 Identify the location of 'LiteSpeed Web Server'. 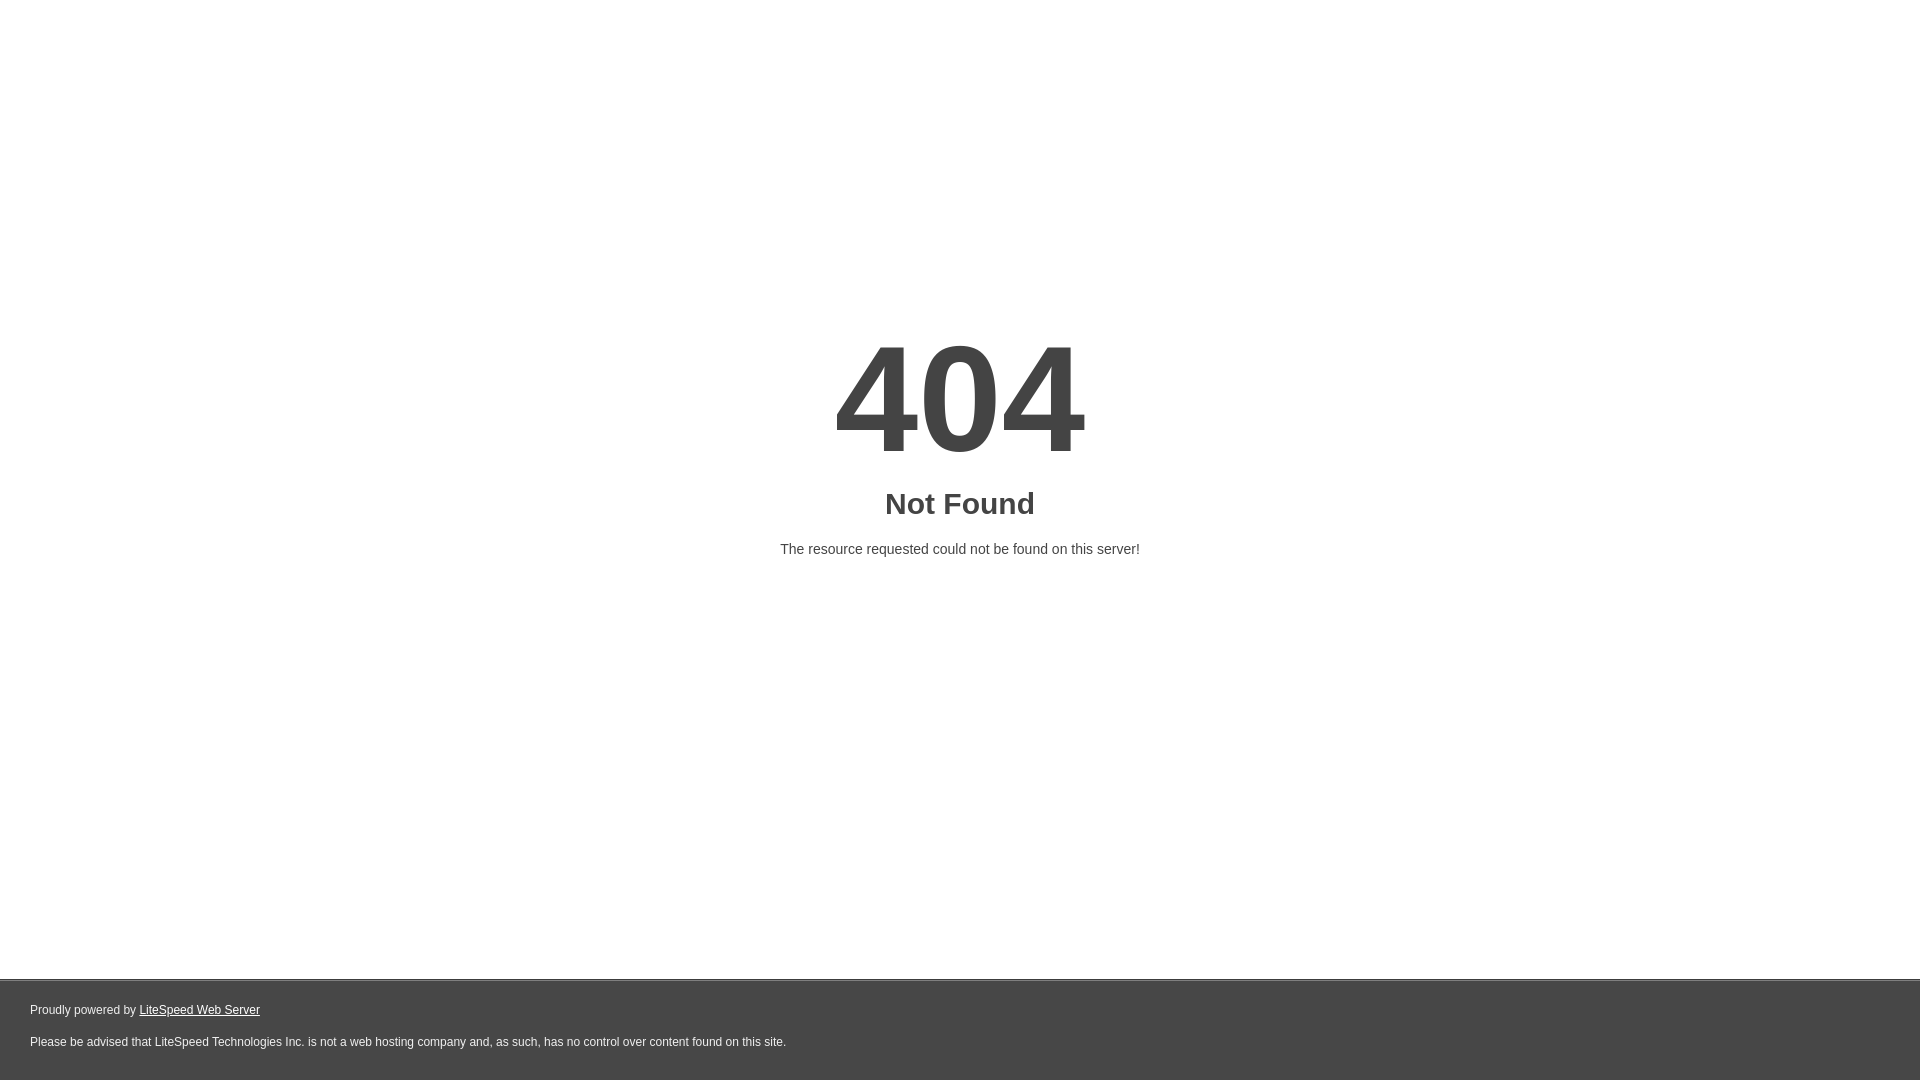
(199, 1010).